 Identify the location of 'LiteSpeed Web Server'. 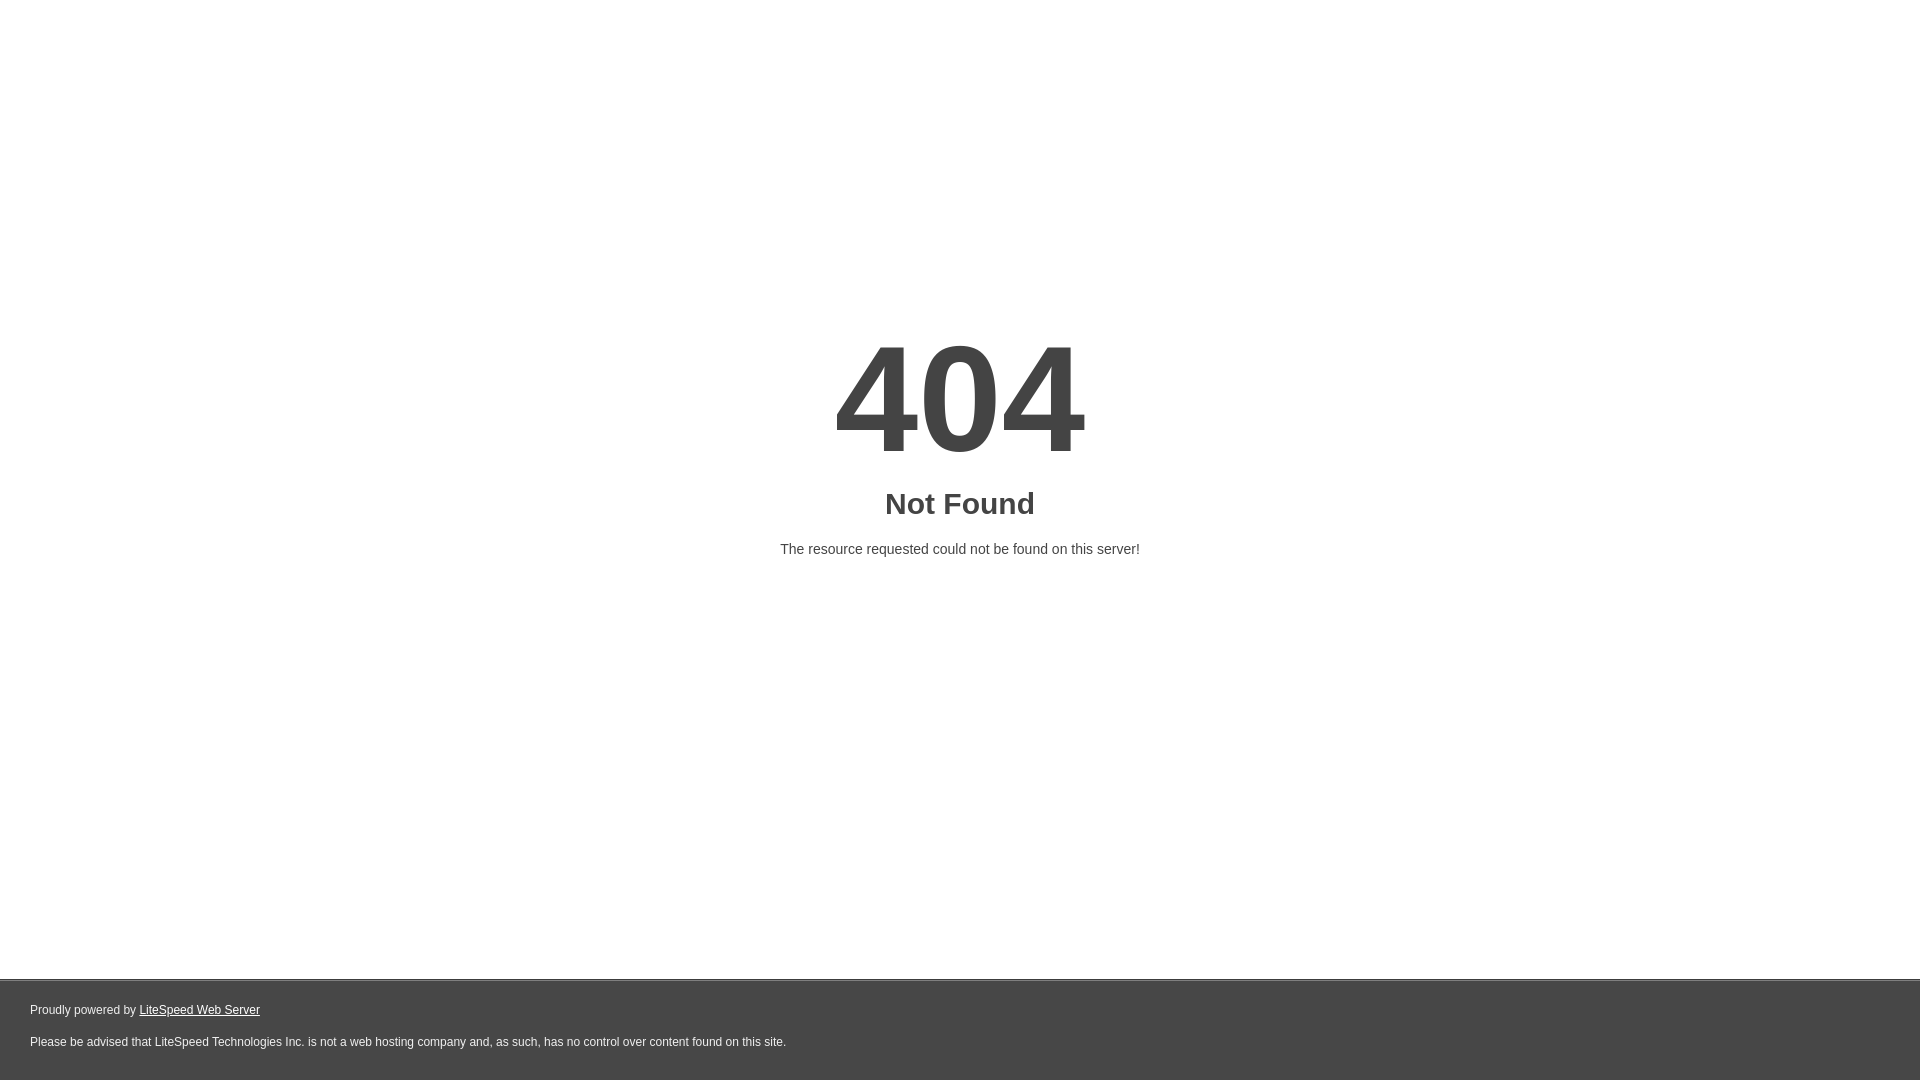
(199, 1010).